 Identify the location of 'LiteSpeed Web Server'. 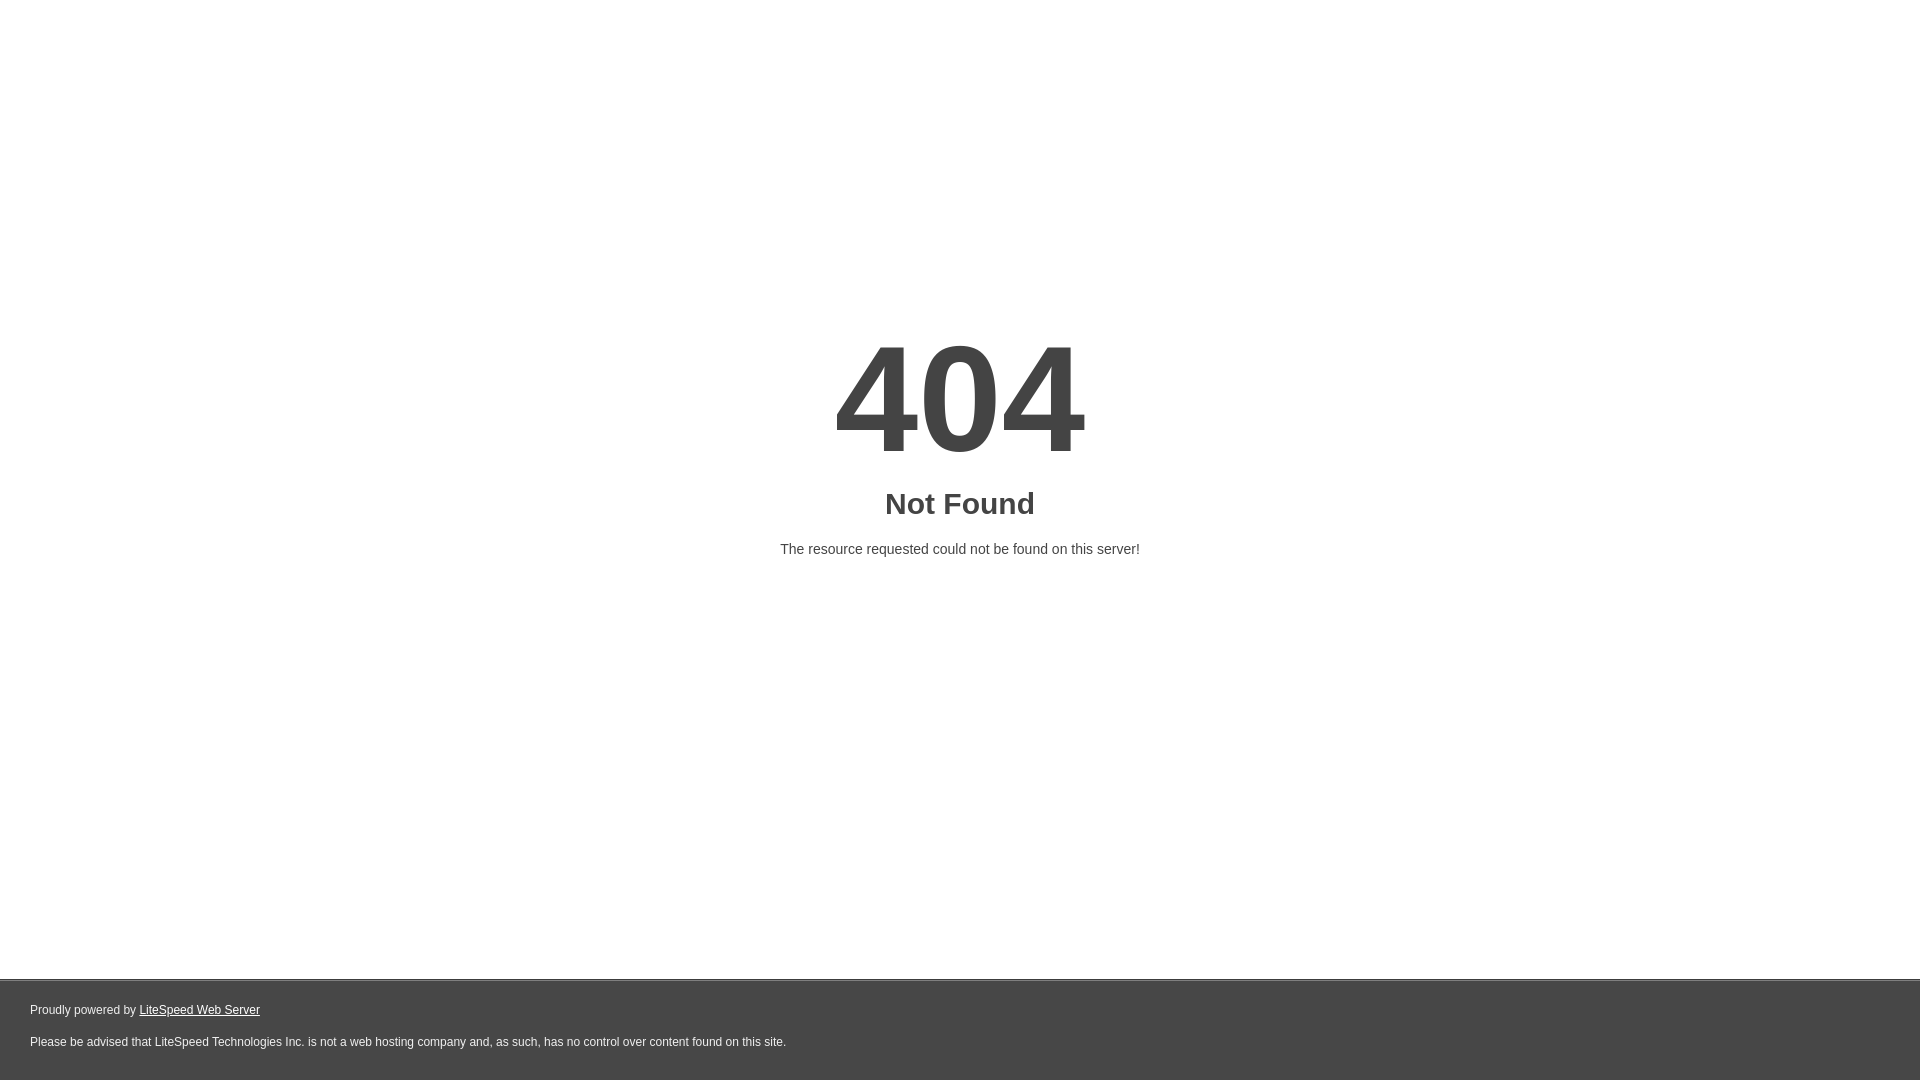
(199, 1010).